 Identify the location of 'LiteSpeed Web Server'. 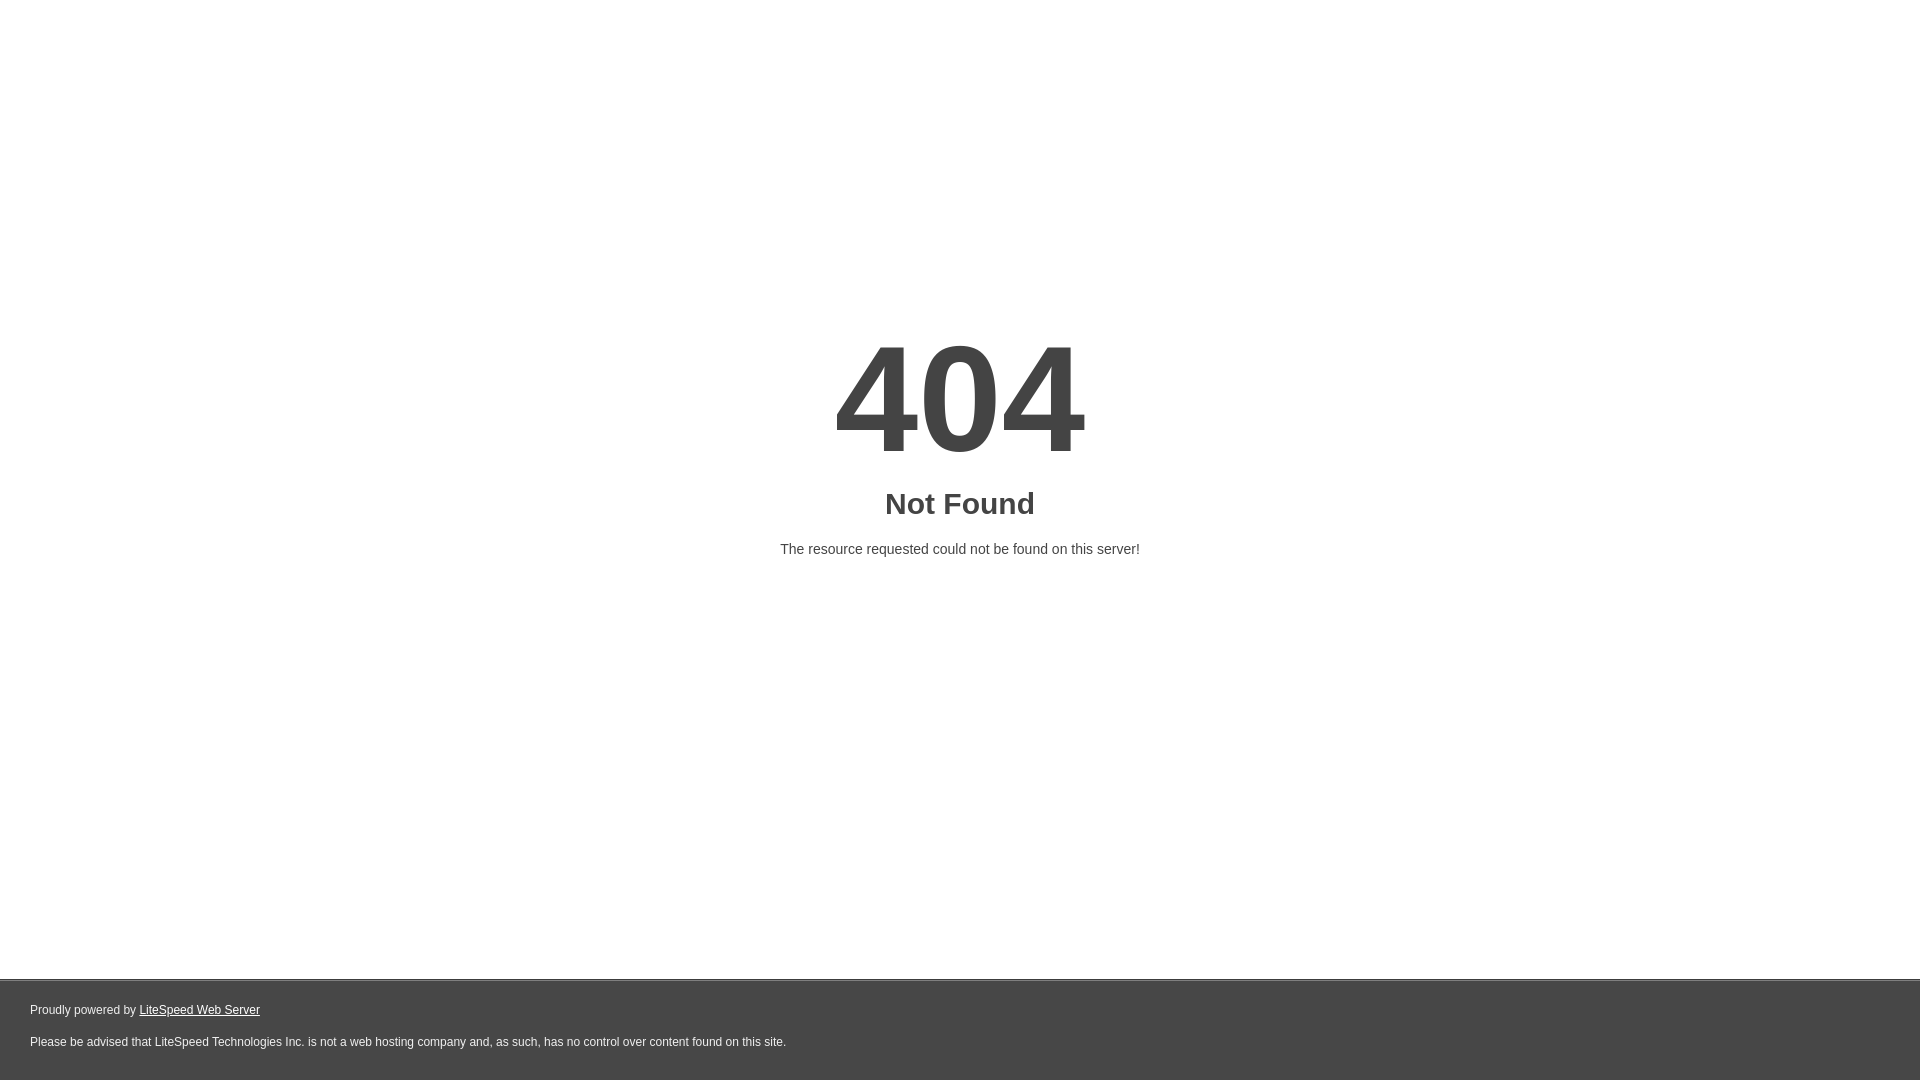
(199, 1010).